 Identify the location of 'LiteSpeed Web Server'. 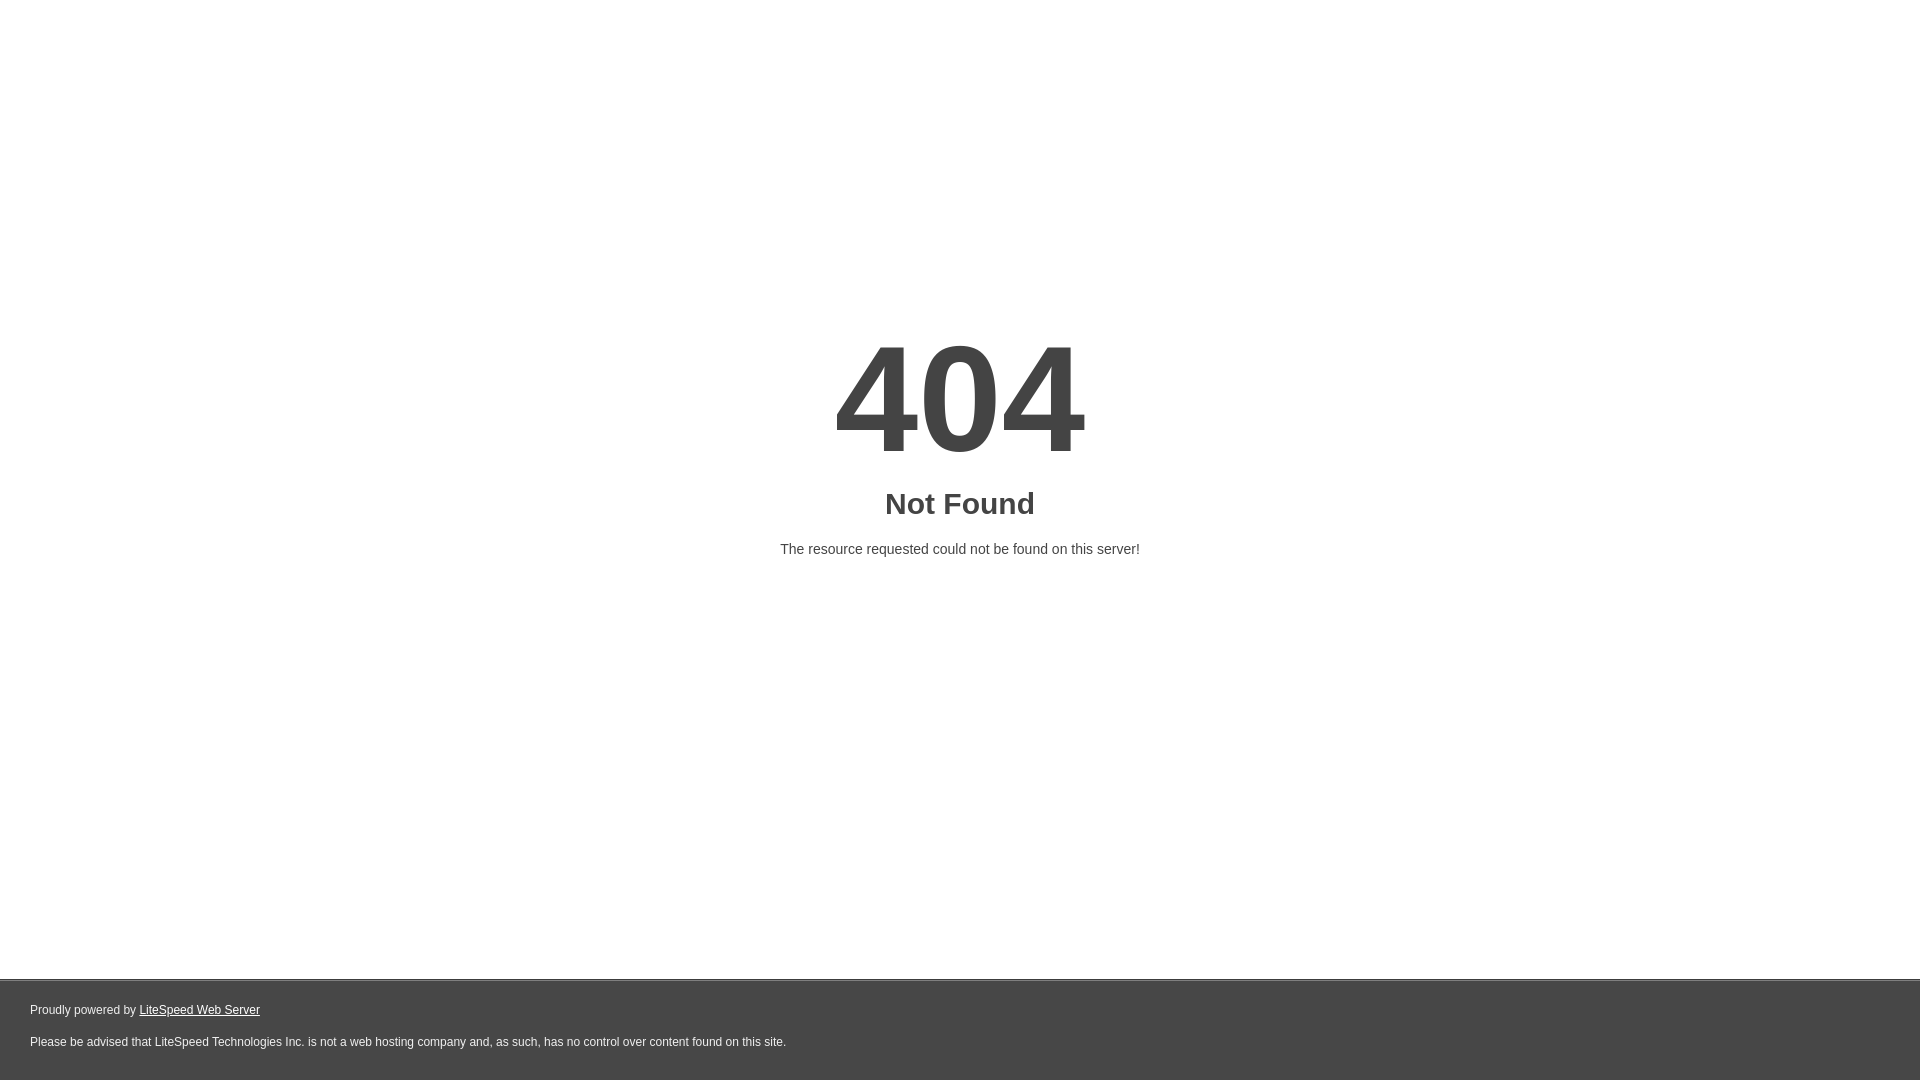
(199, 1010).